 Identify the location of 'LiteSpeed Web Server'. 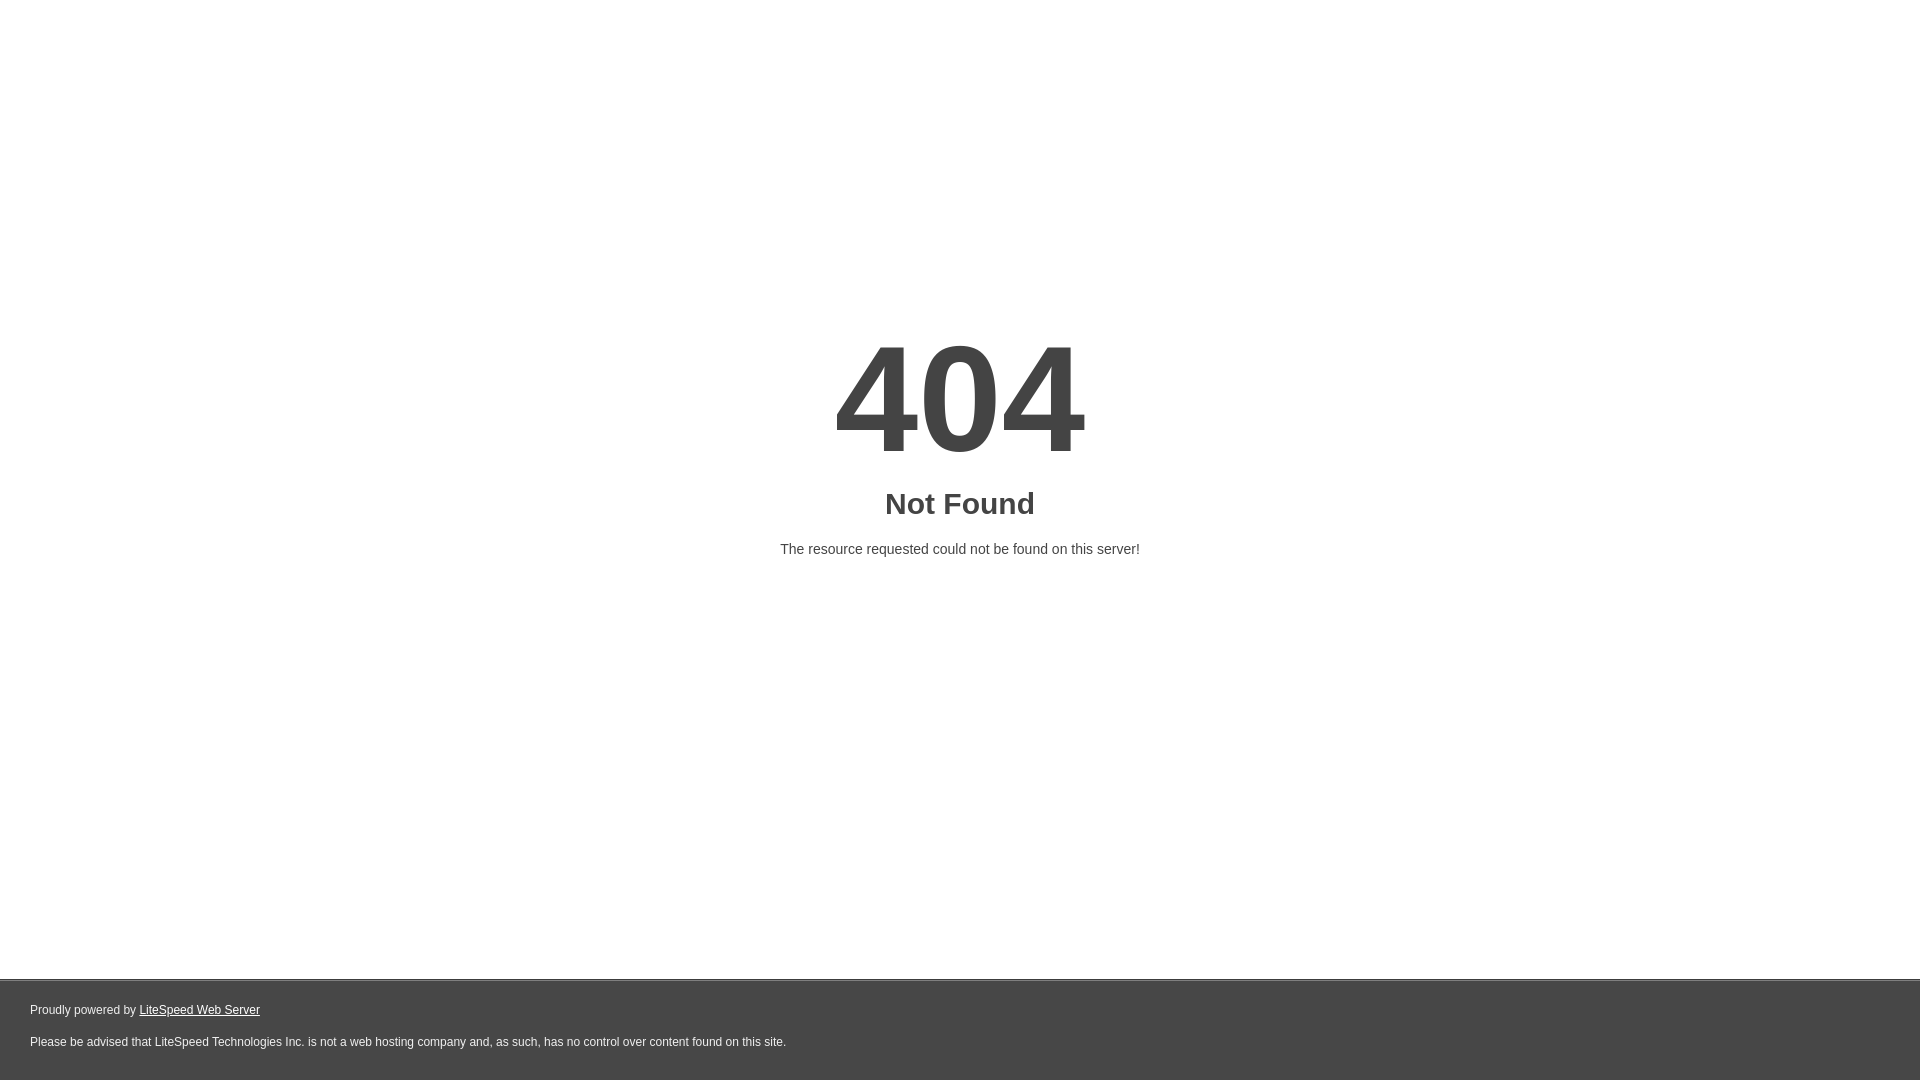
(199, 1010).